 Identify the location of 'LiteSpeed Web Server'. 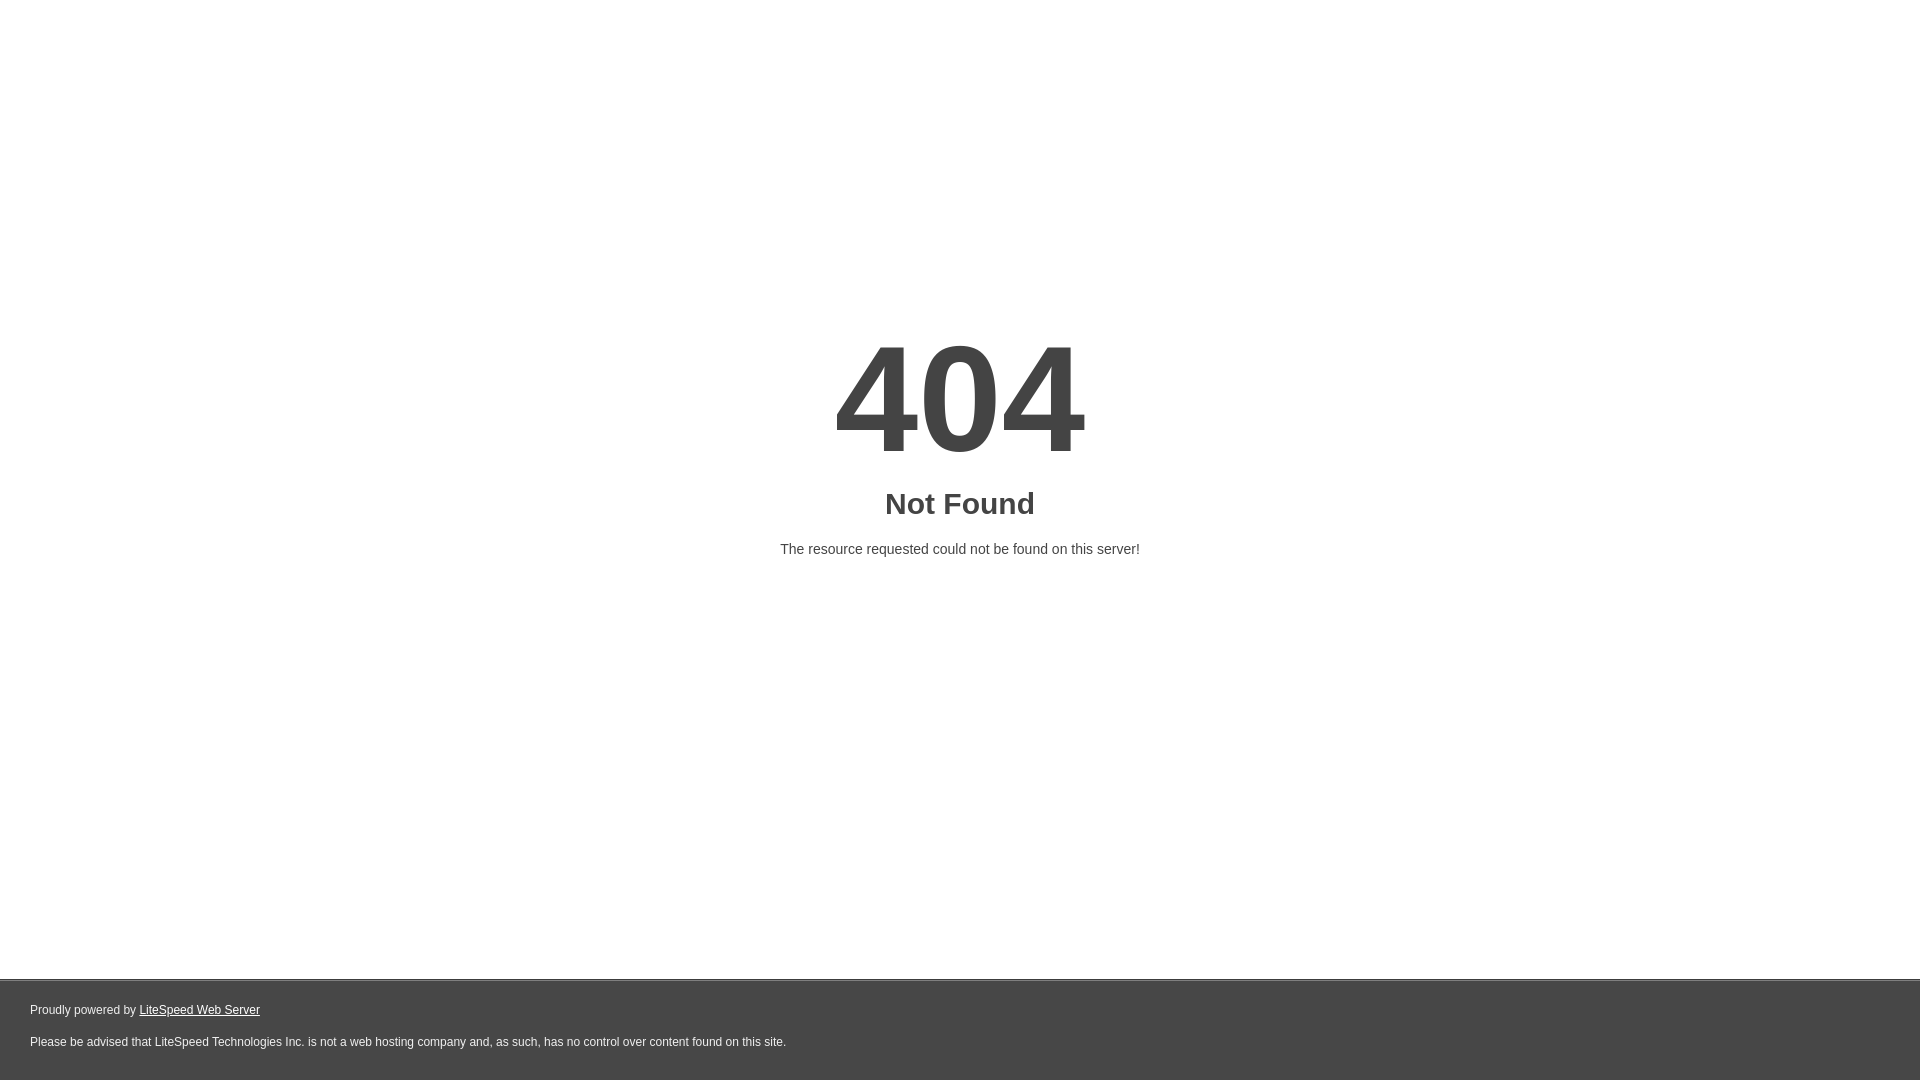
(199, 1010).